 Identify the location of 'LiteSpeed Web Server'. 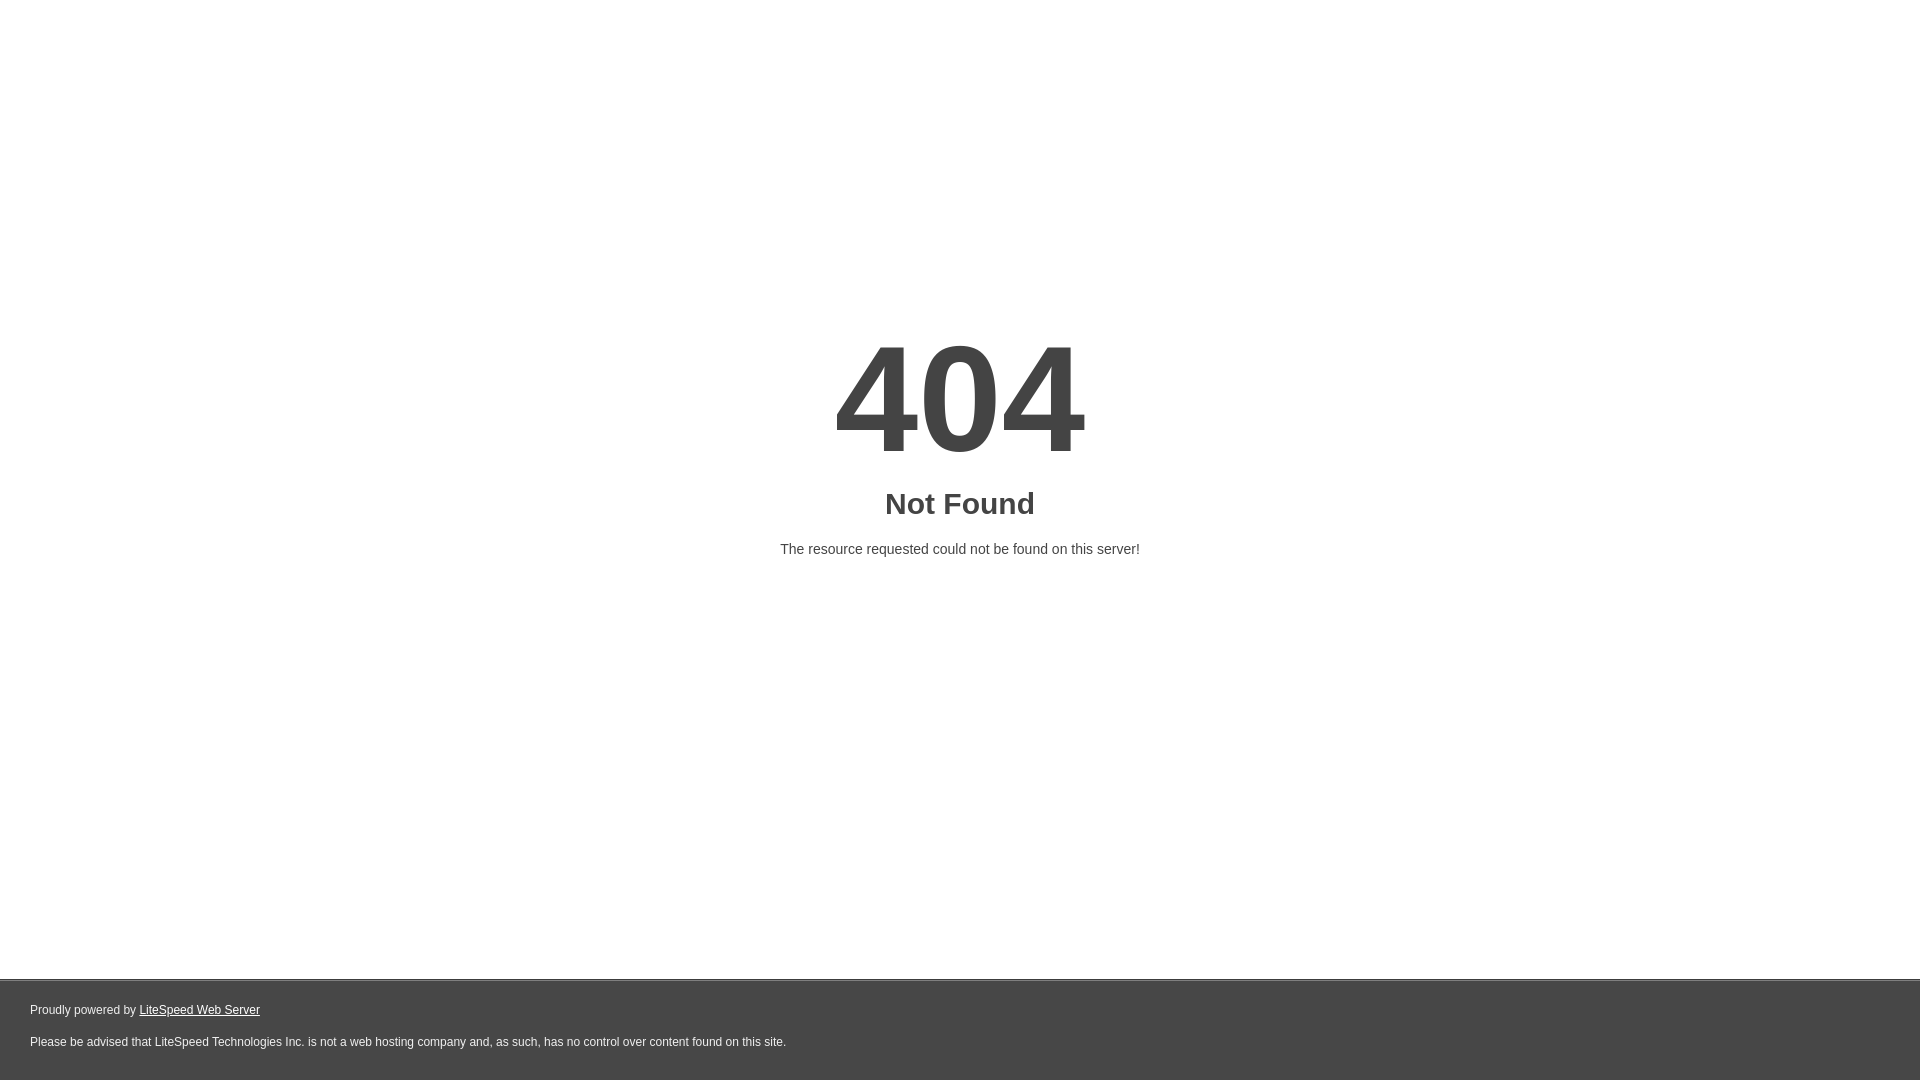
(199, 1010).